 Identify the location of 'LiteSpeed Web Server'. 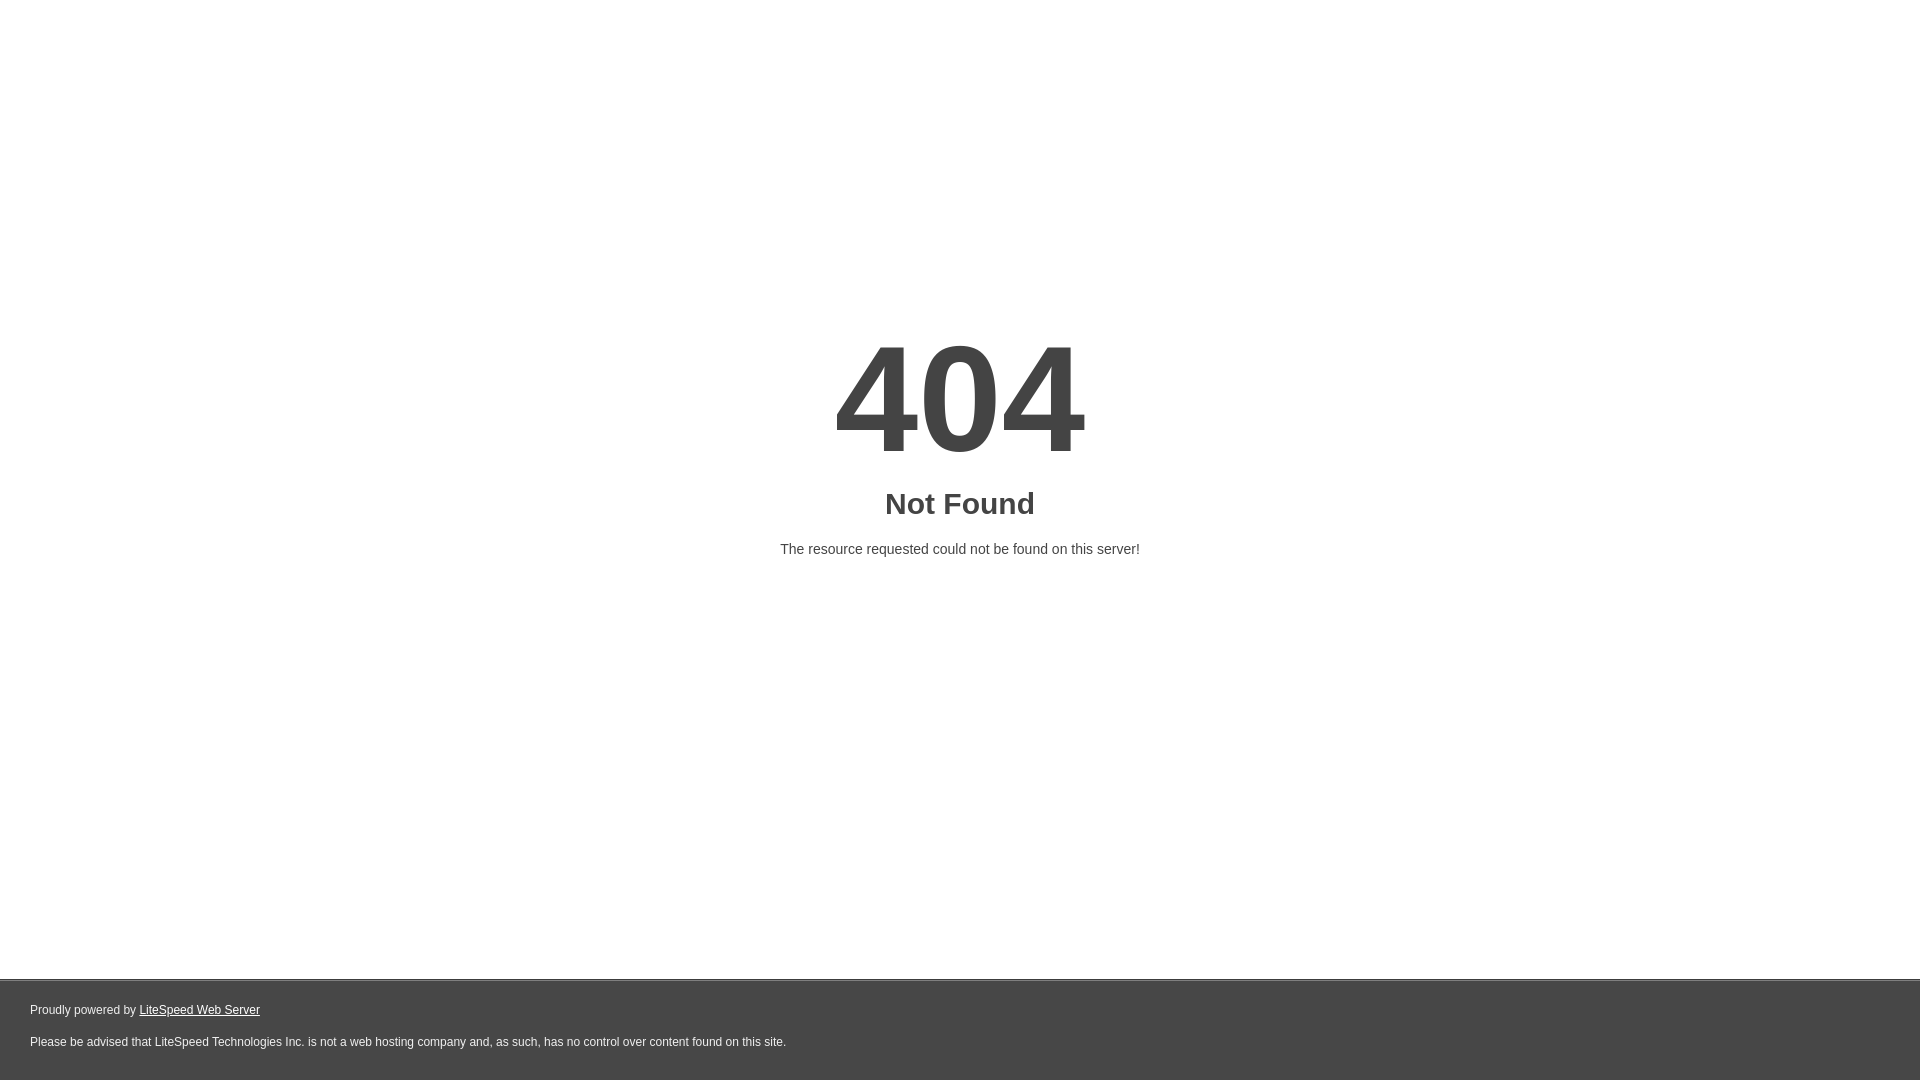
(199, 1010).